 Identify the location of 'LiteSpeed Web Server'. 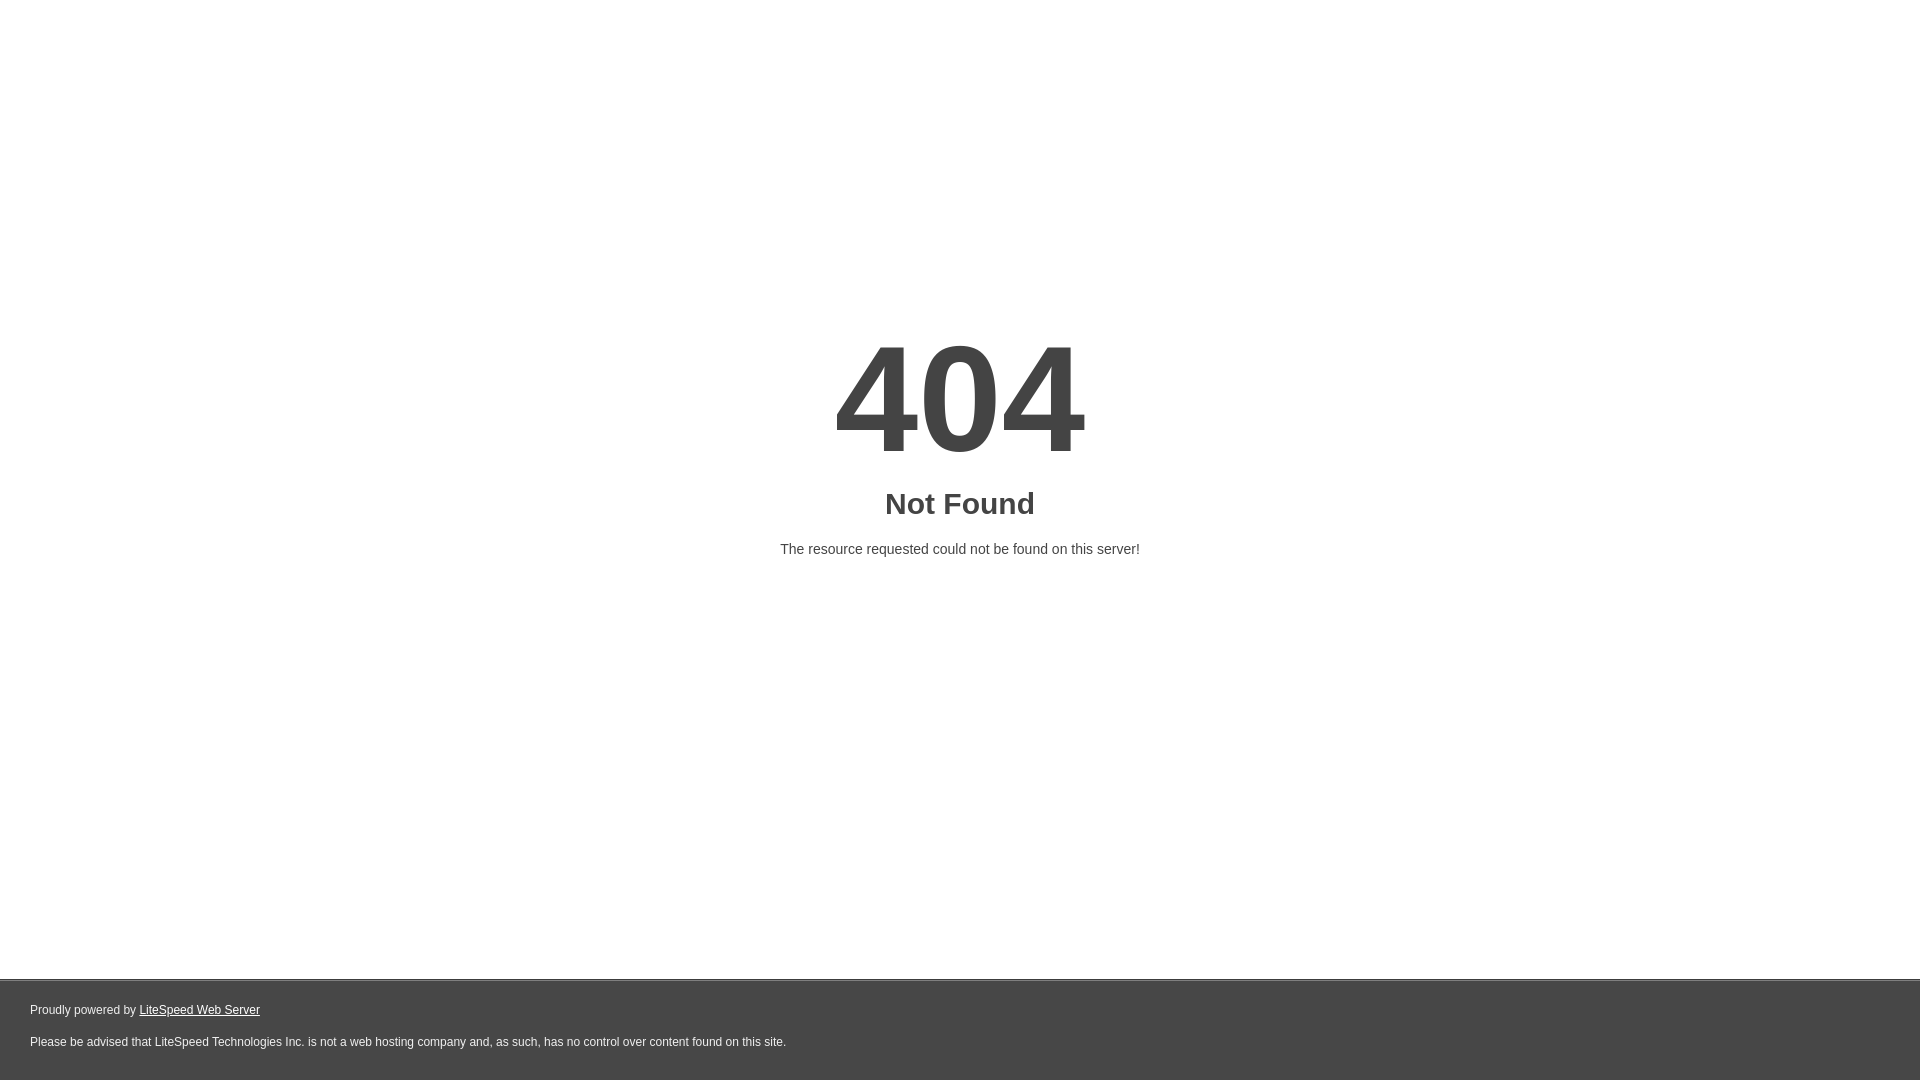
(199, 1010).